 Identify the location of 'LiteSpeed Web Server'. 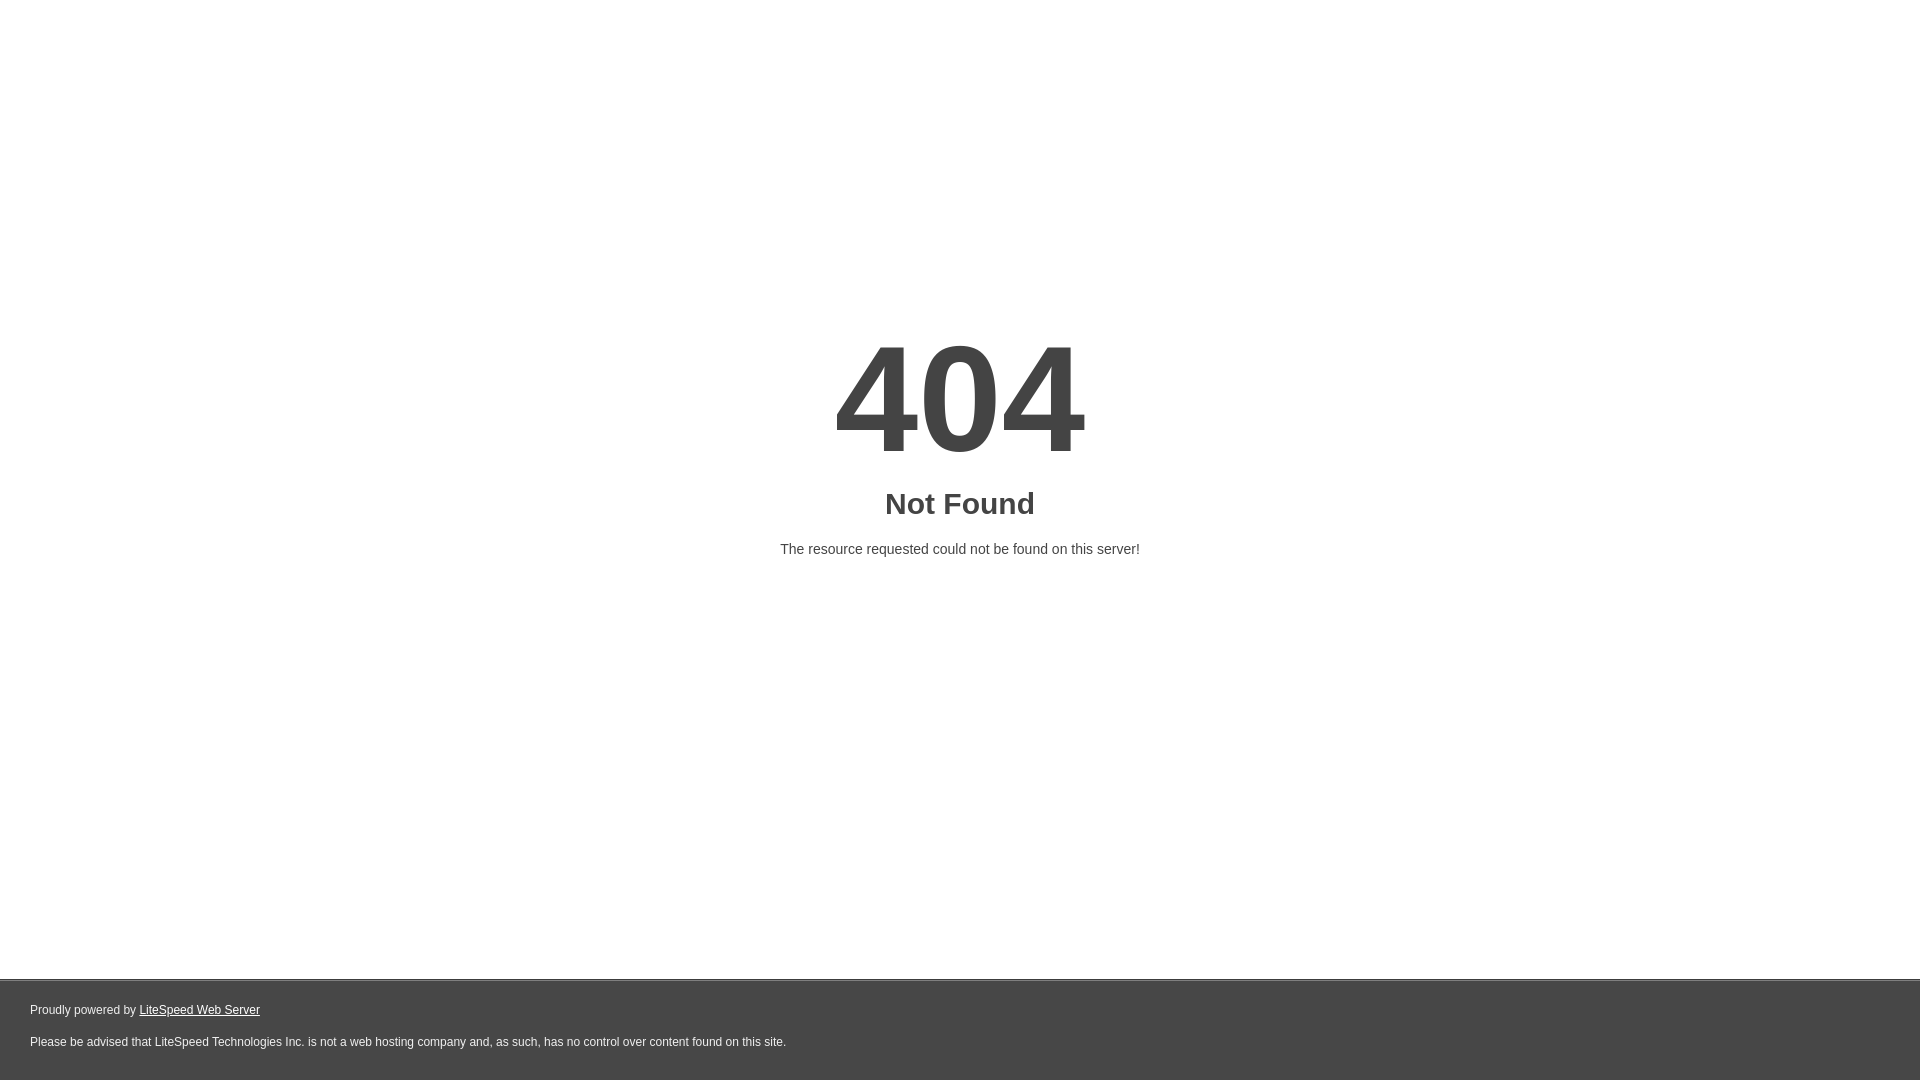
(199, 1010).